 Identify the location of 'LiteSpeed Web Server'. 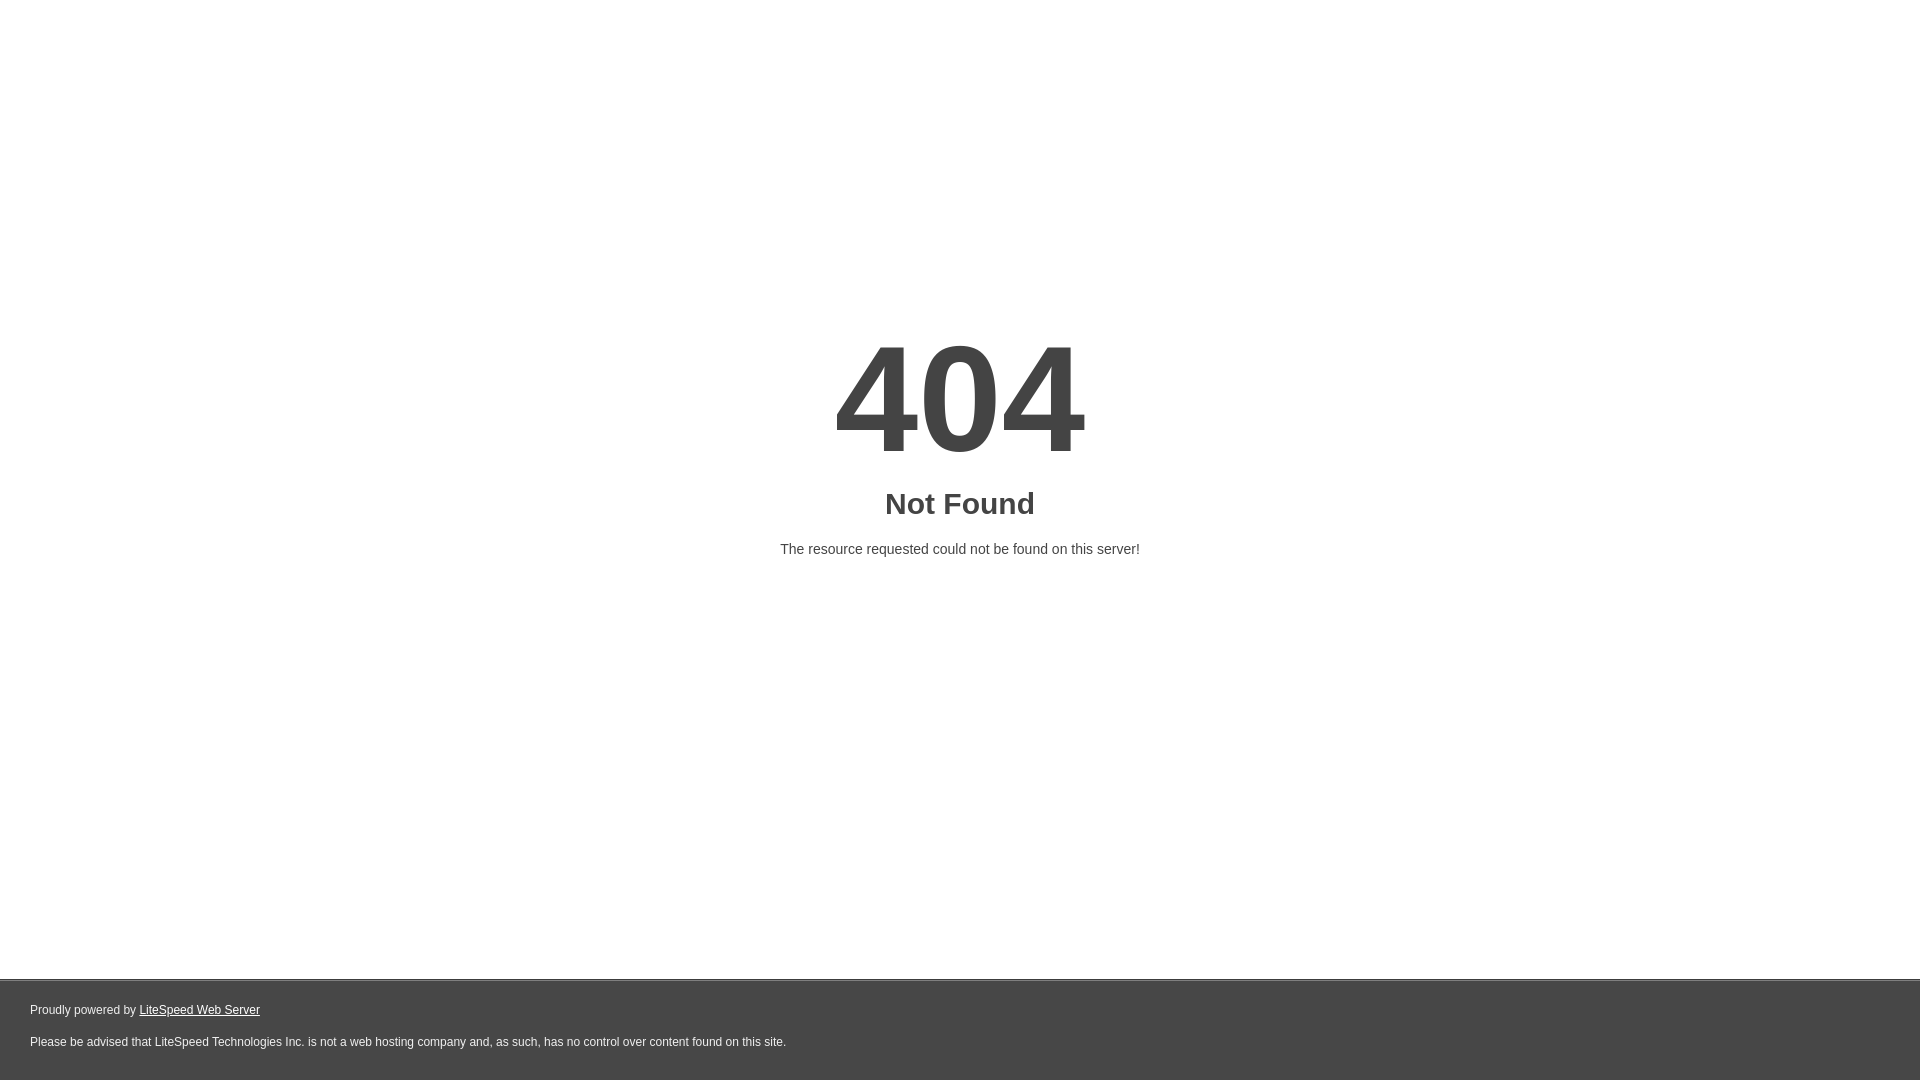
(199, 1010).